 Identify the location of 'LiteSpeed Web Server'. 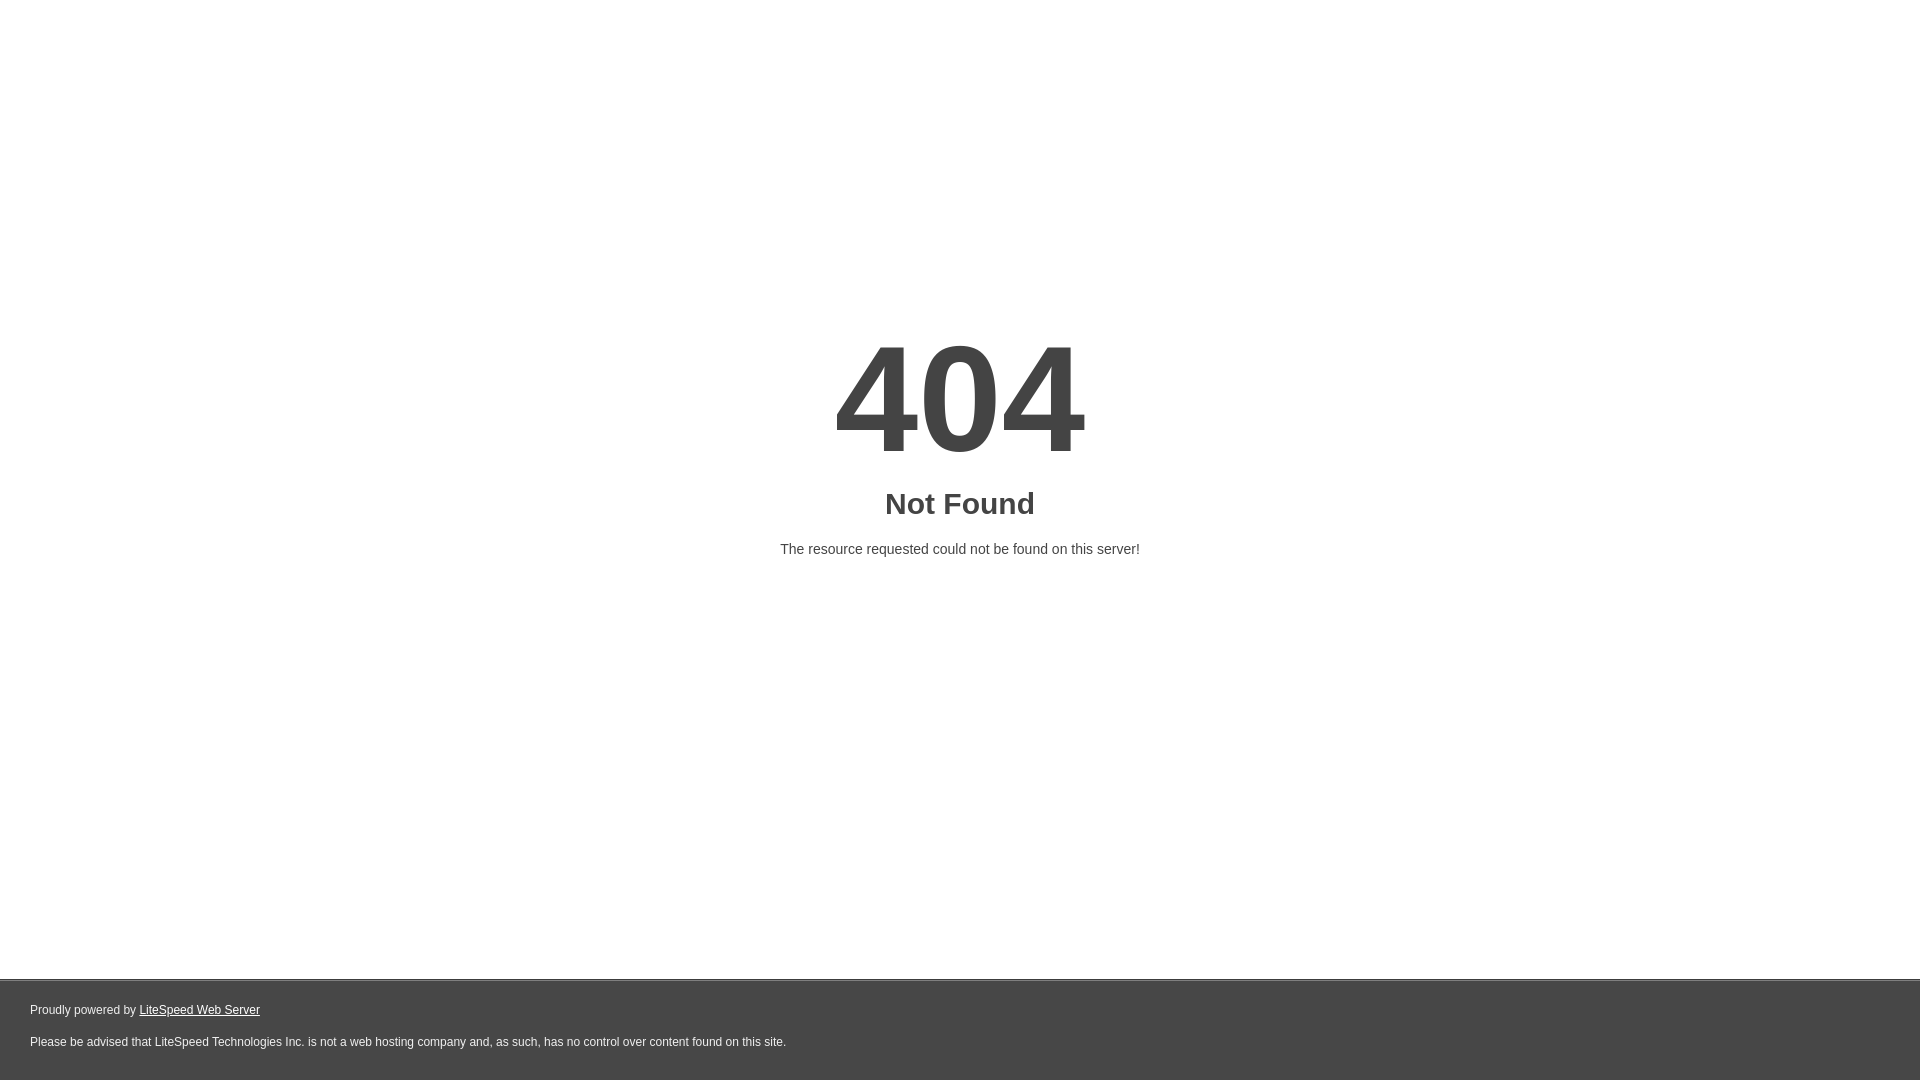
(199, 1010).